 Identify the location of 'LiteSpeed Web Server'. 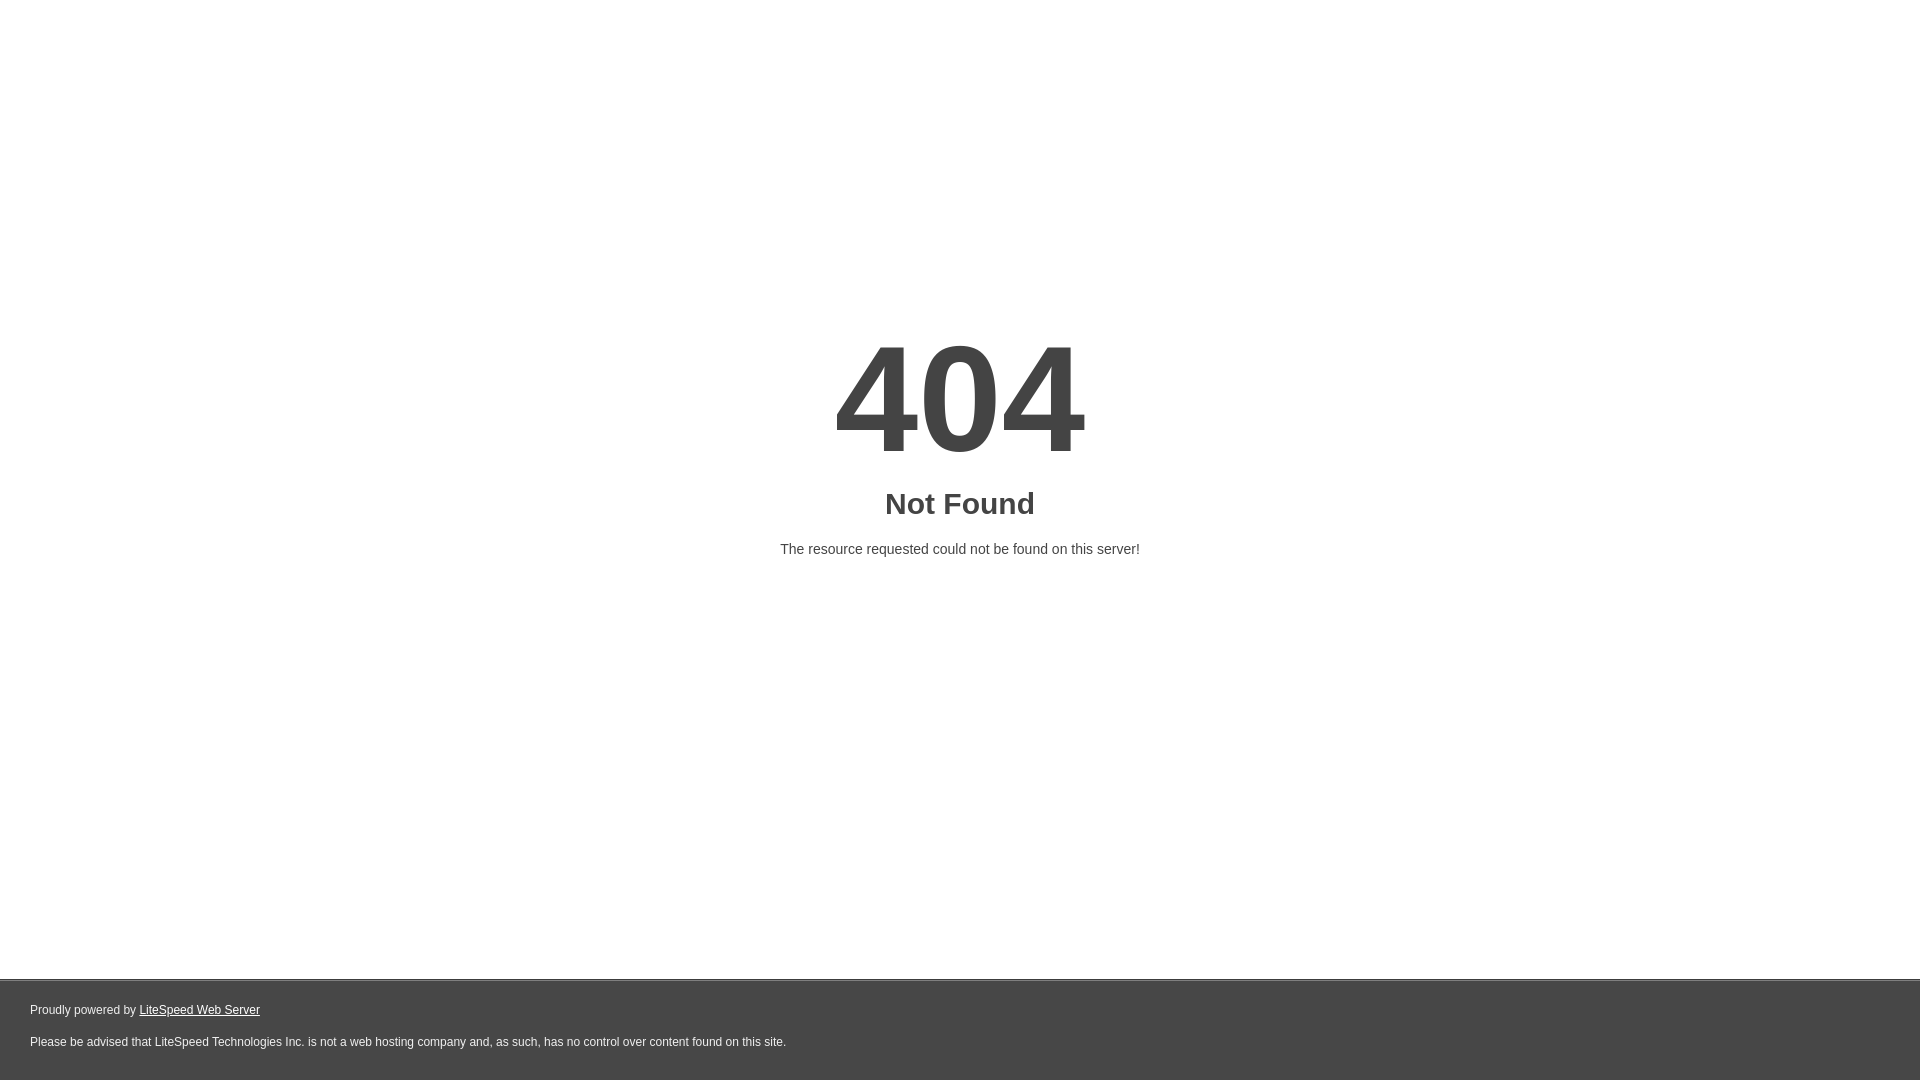
(199, 1010).